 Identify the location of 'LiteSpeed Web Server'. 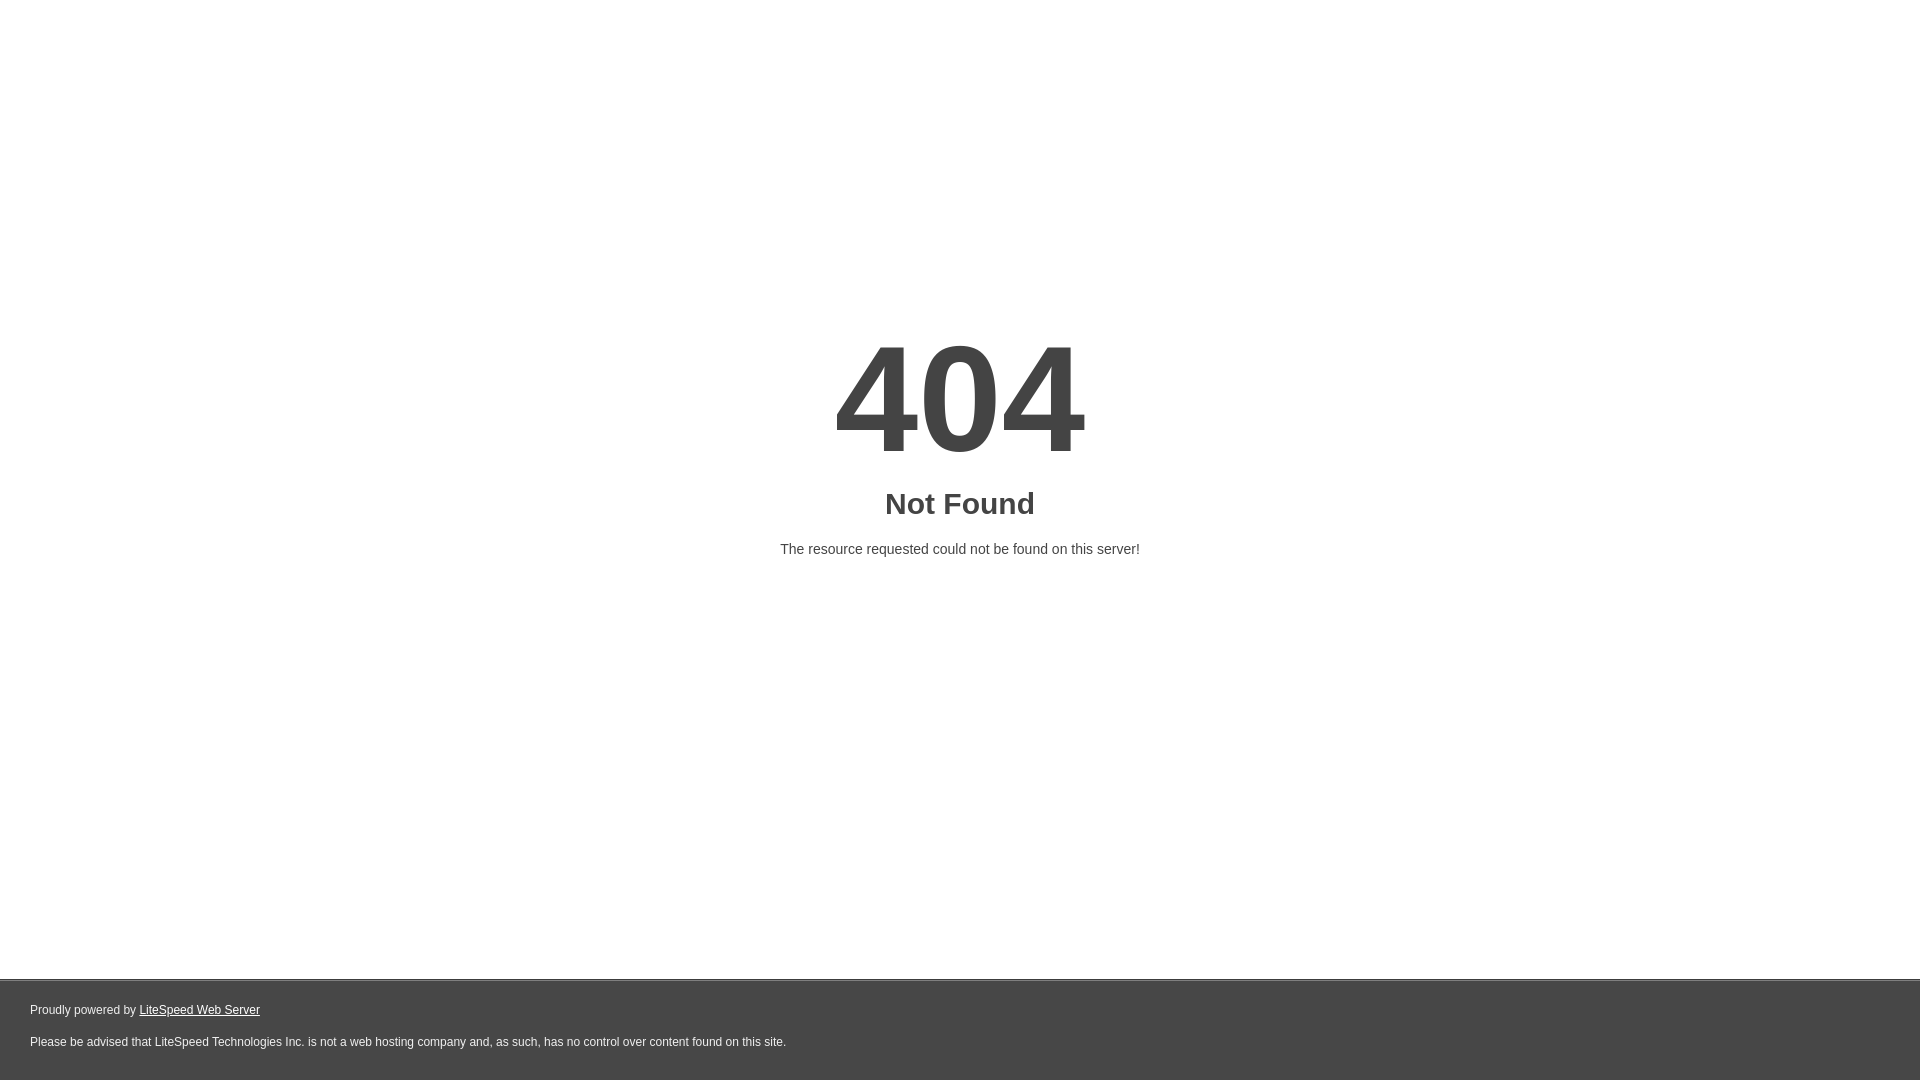
(199, 1010).